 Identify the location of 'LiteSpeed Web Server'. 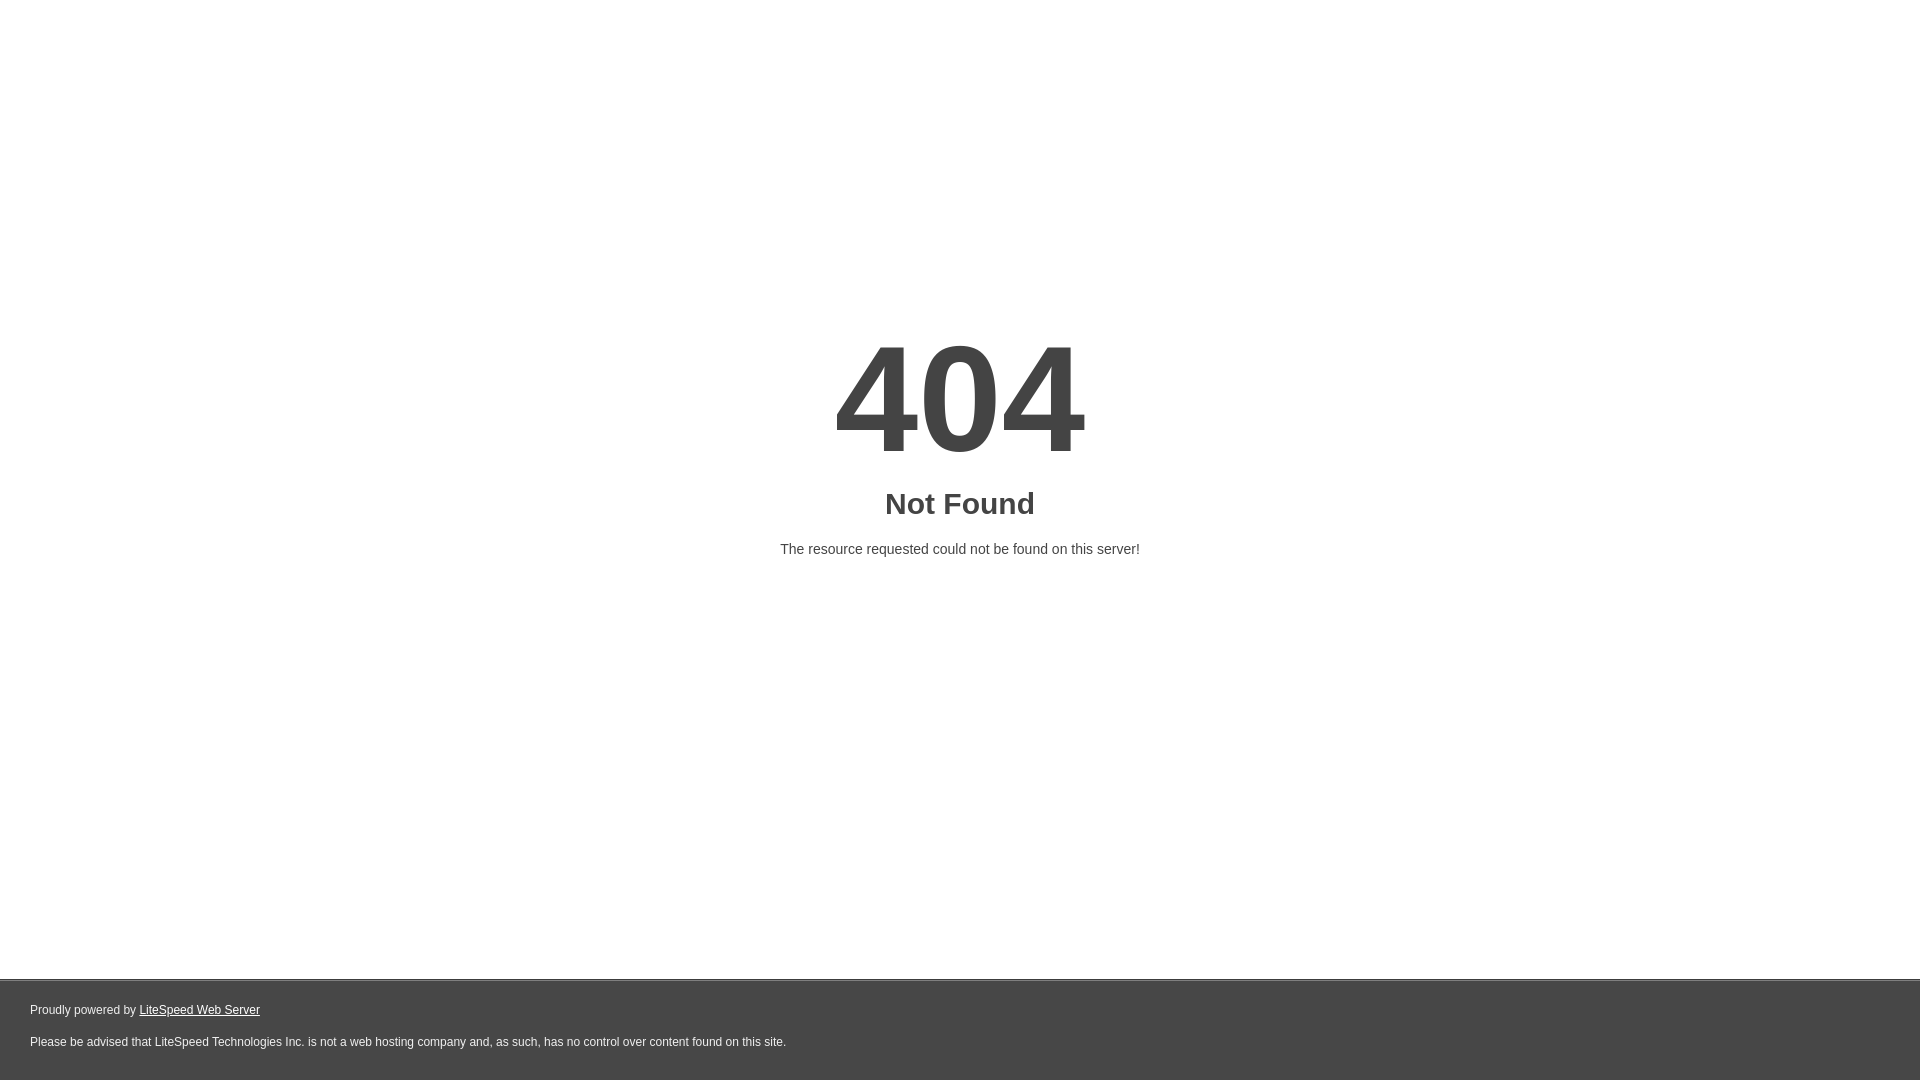
(199, 1010).